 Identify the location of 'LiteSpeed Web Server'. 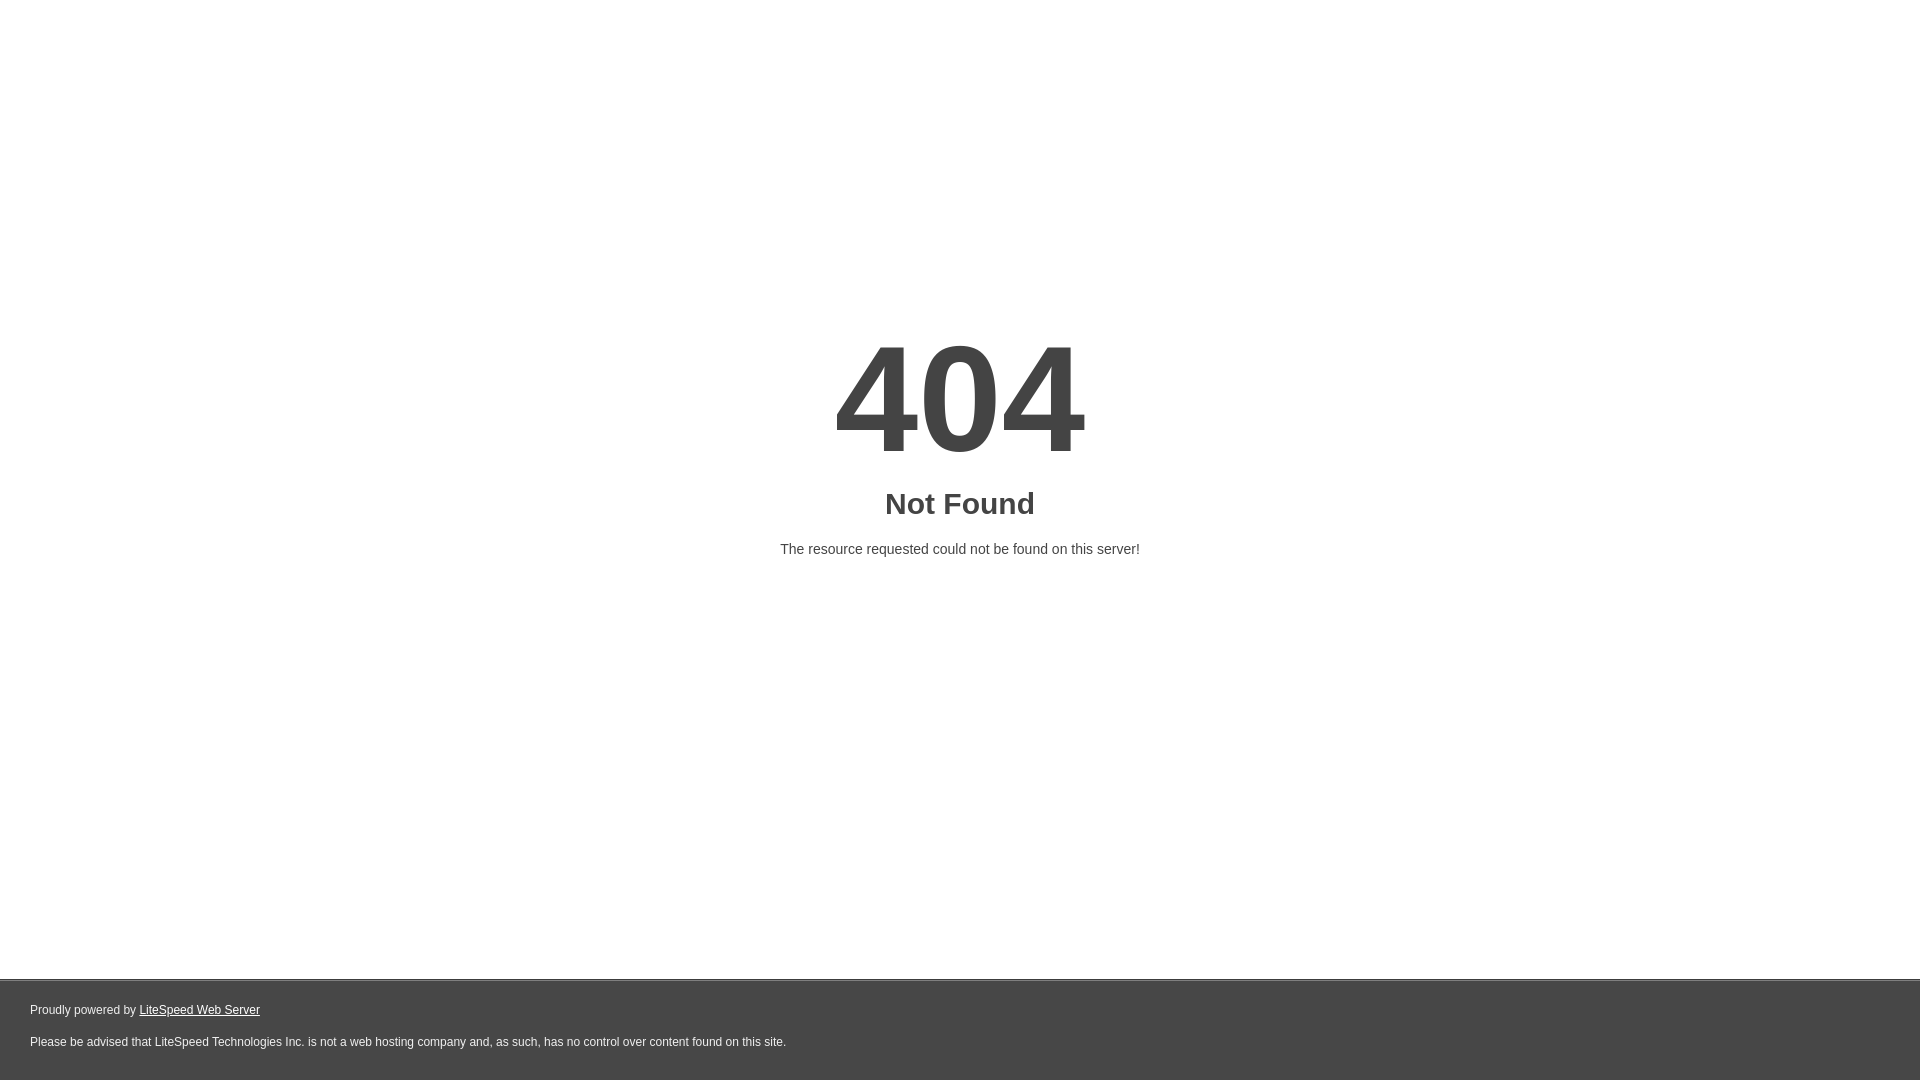
(199, 1010).